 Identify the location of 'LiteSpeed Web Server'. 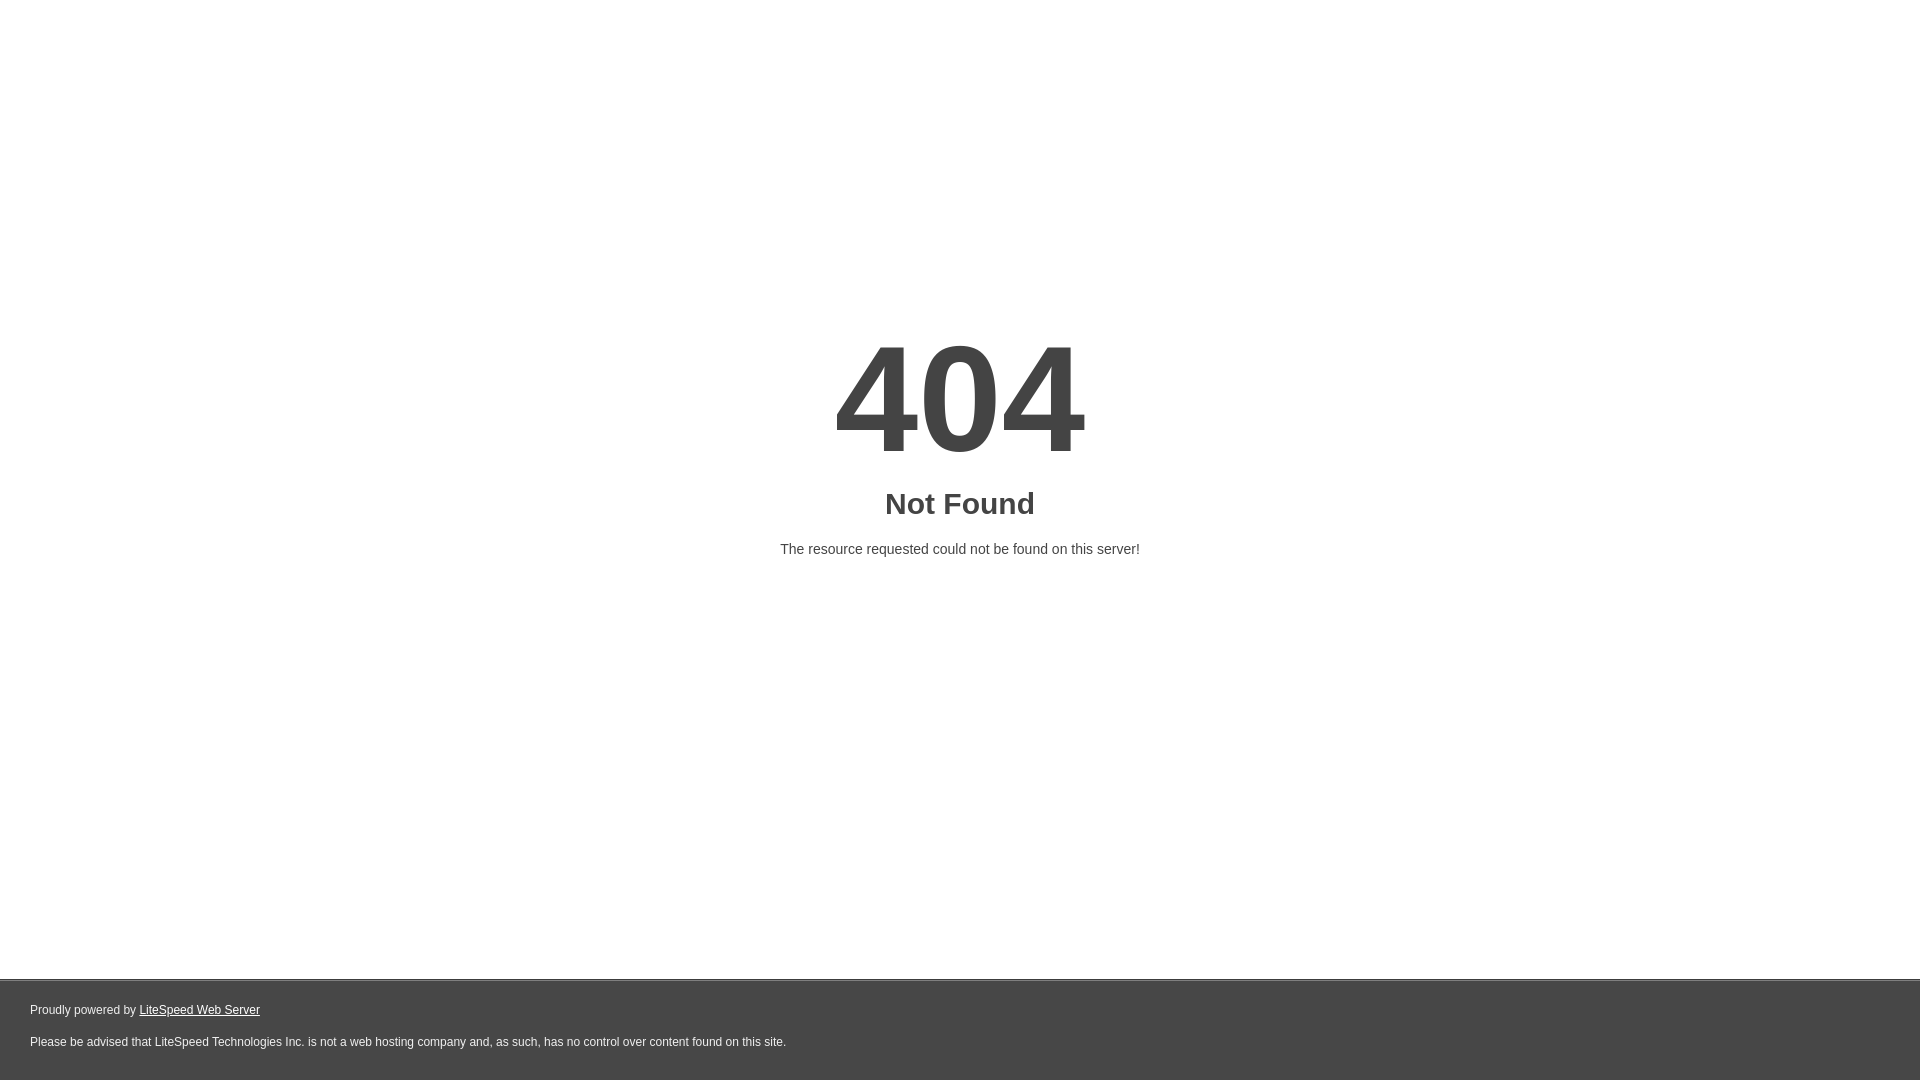
(199, 1010).